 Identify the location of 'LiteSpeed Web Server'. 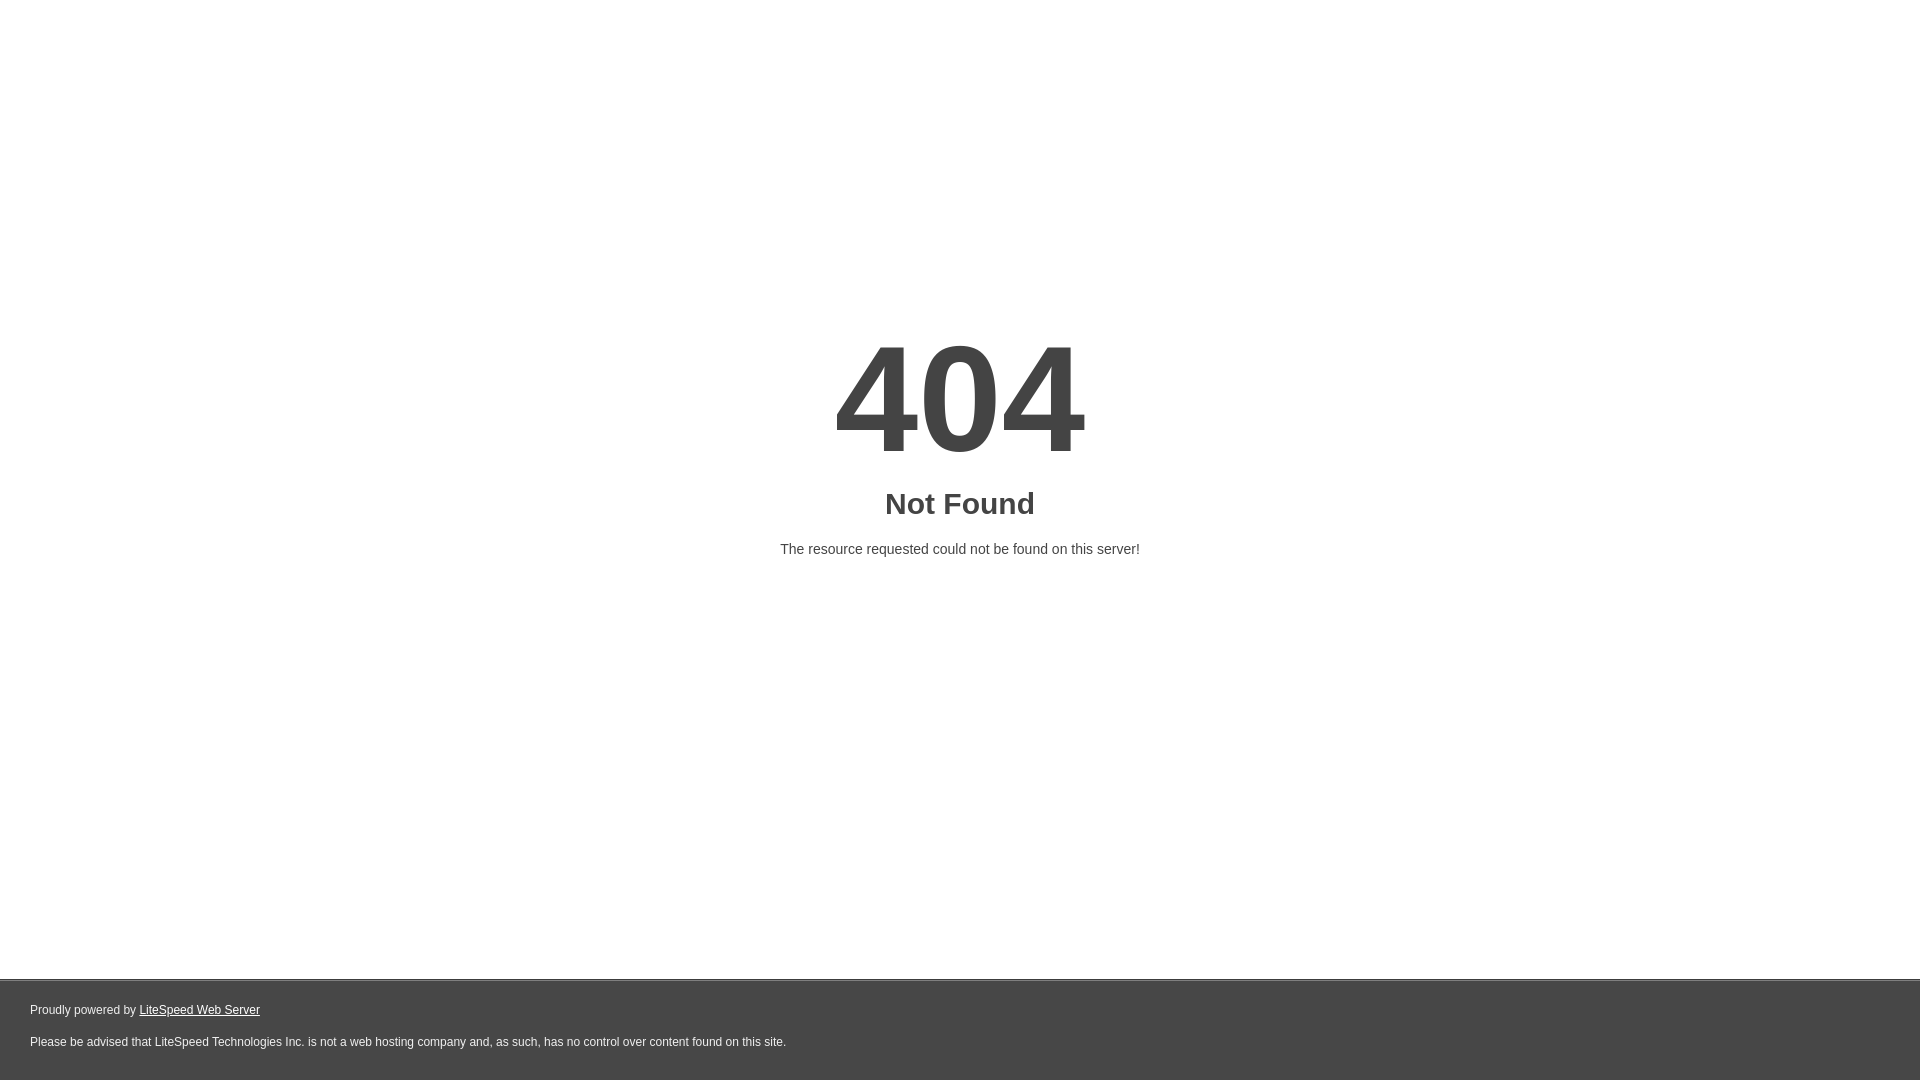
(199, 1010).